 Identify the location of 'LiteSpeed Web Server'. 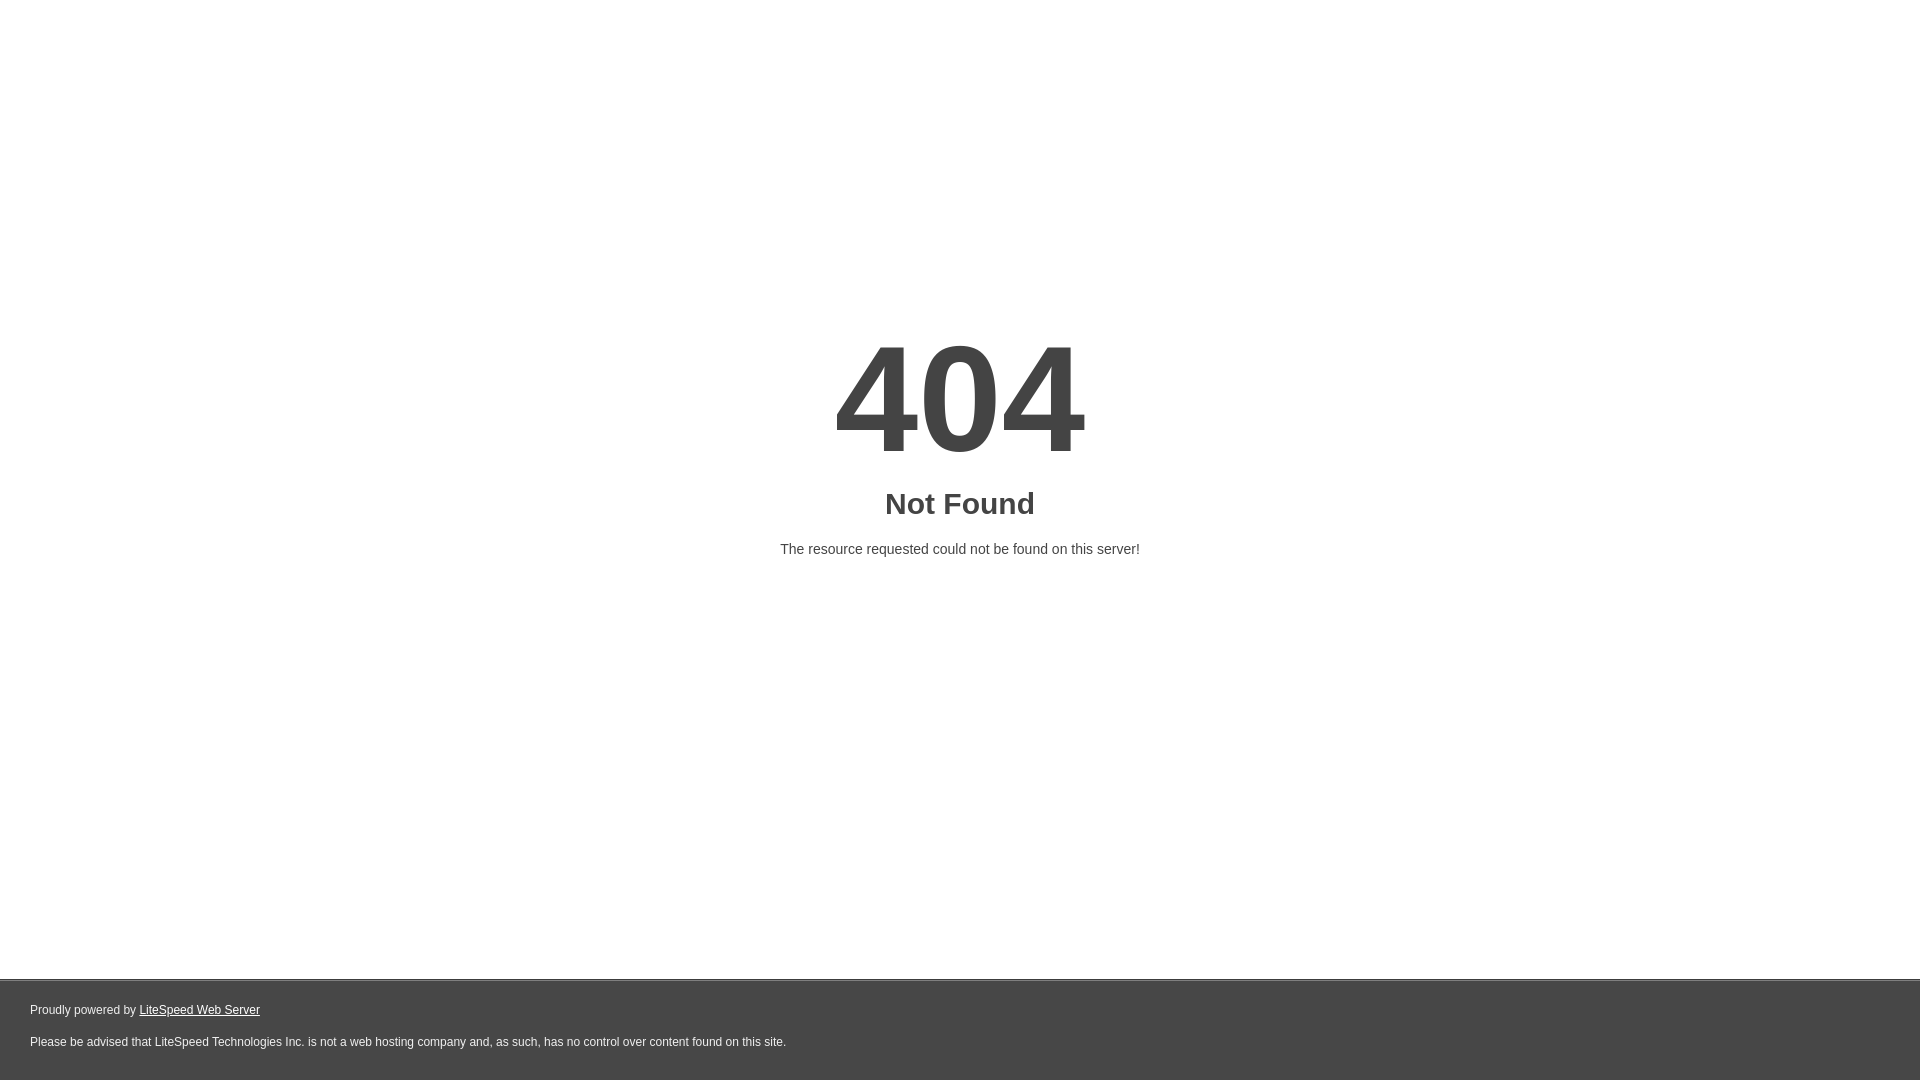
(199, 1010).